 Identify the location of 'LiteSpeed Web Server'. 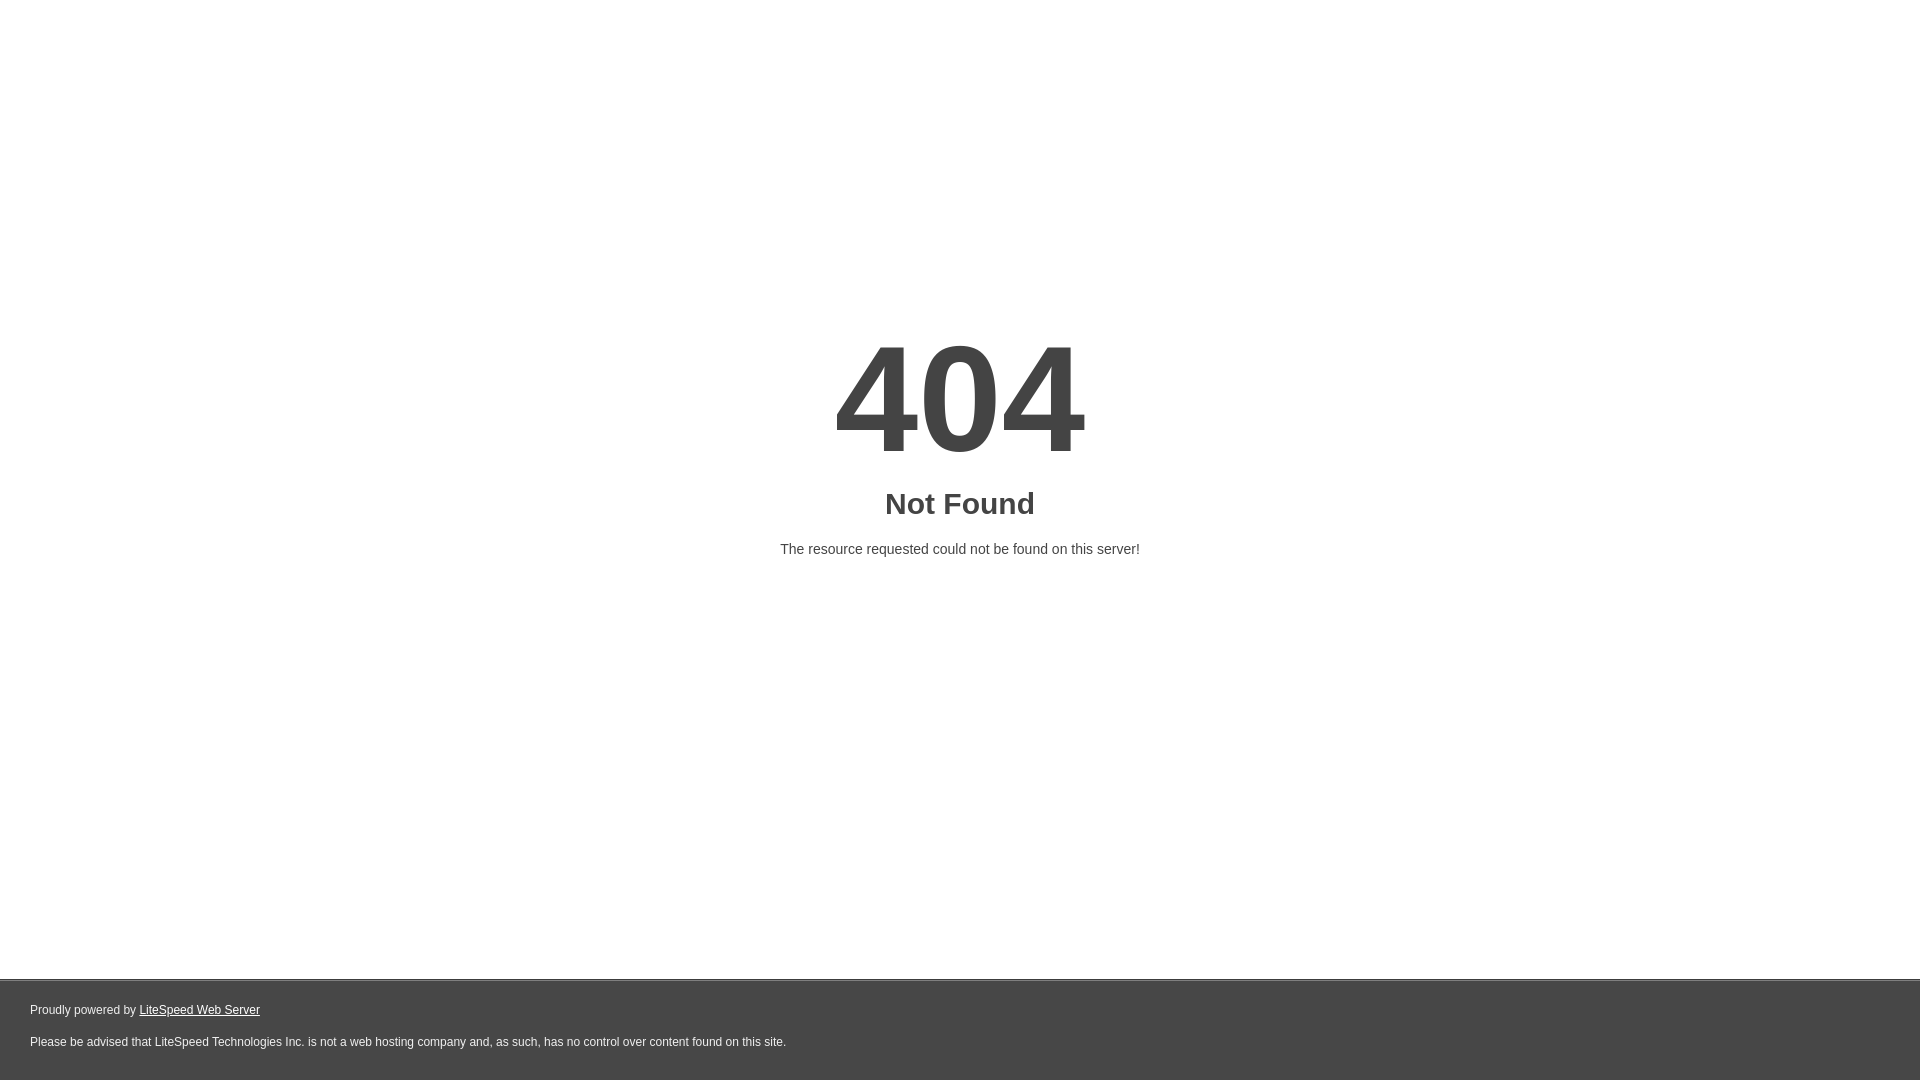
(199, 1010).